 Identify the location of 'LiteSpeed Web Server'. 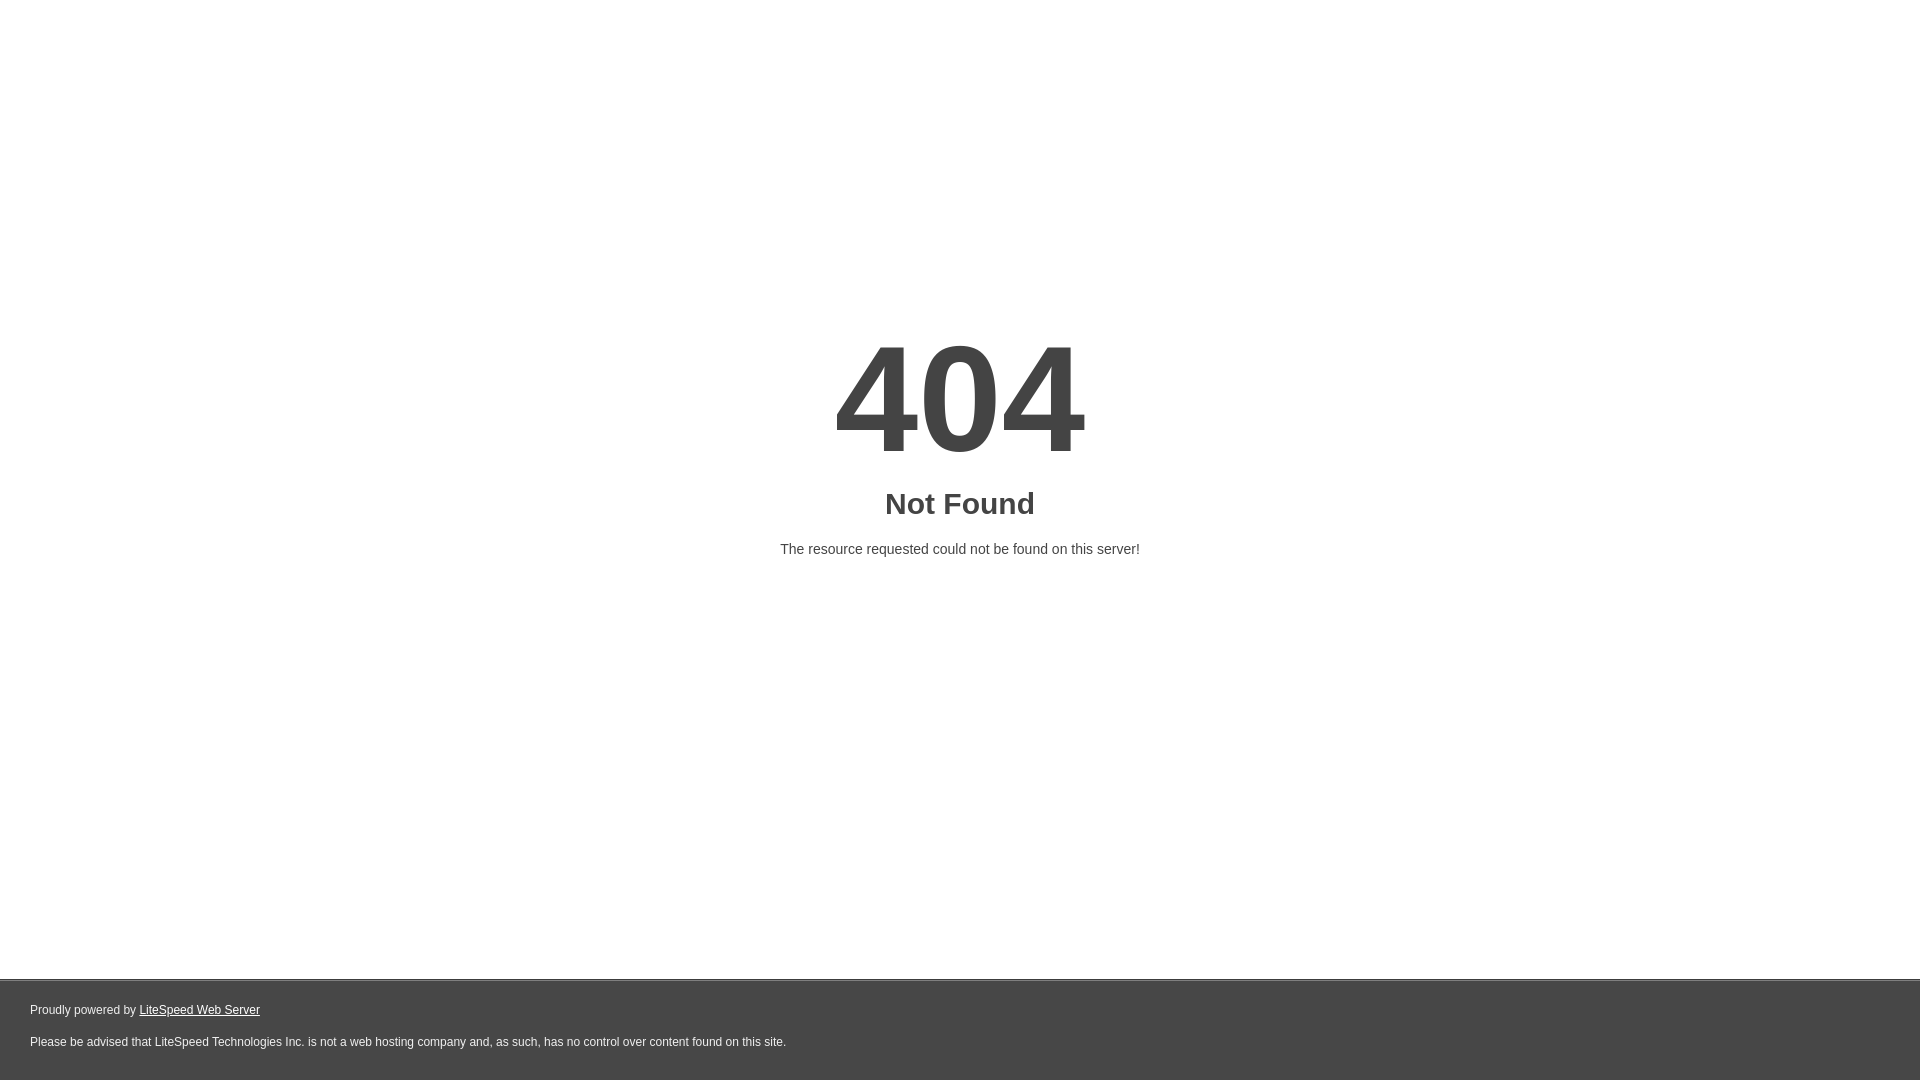
(199, 1010).